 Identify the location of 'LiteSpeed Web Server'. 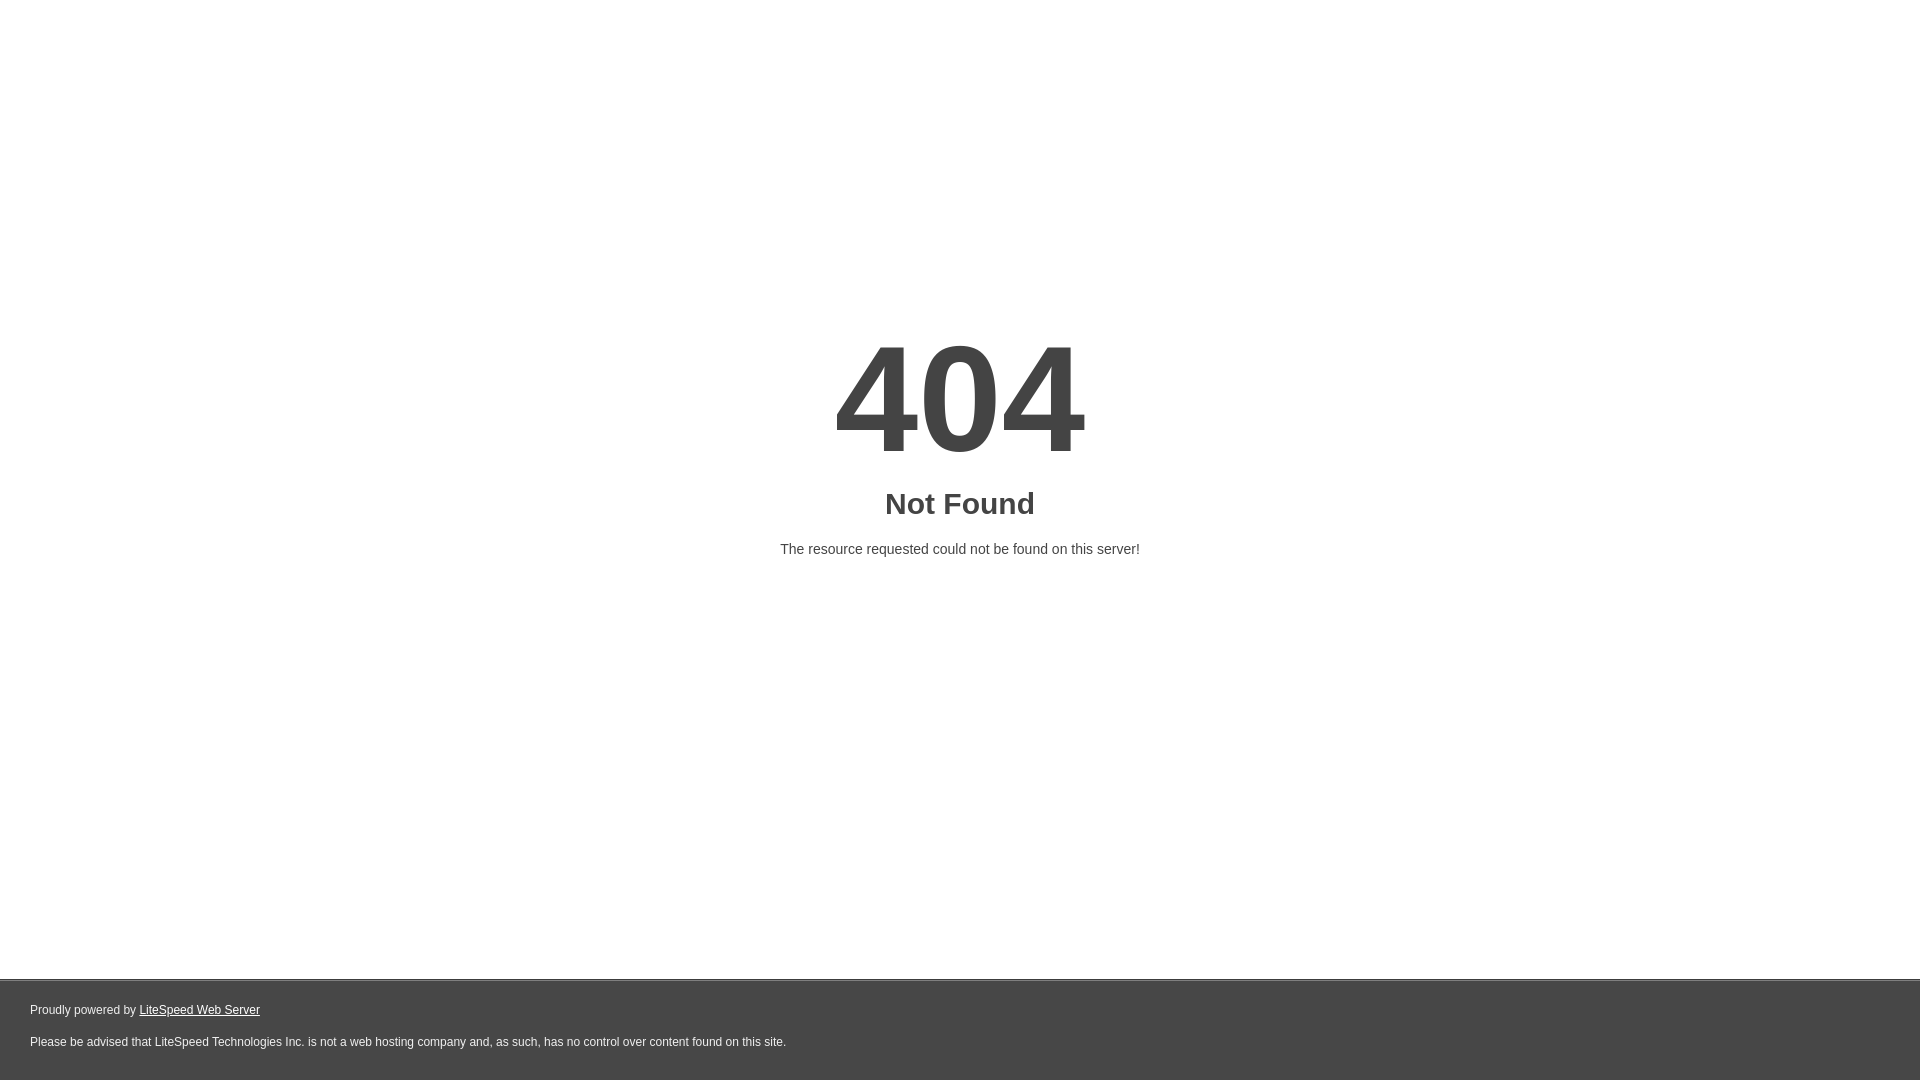
(199, 1010).